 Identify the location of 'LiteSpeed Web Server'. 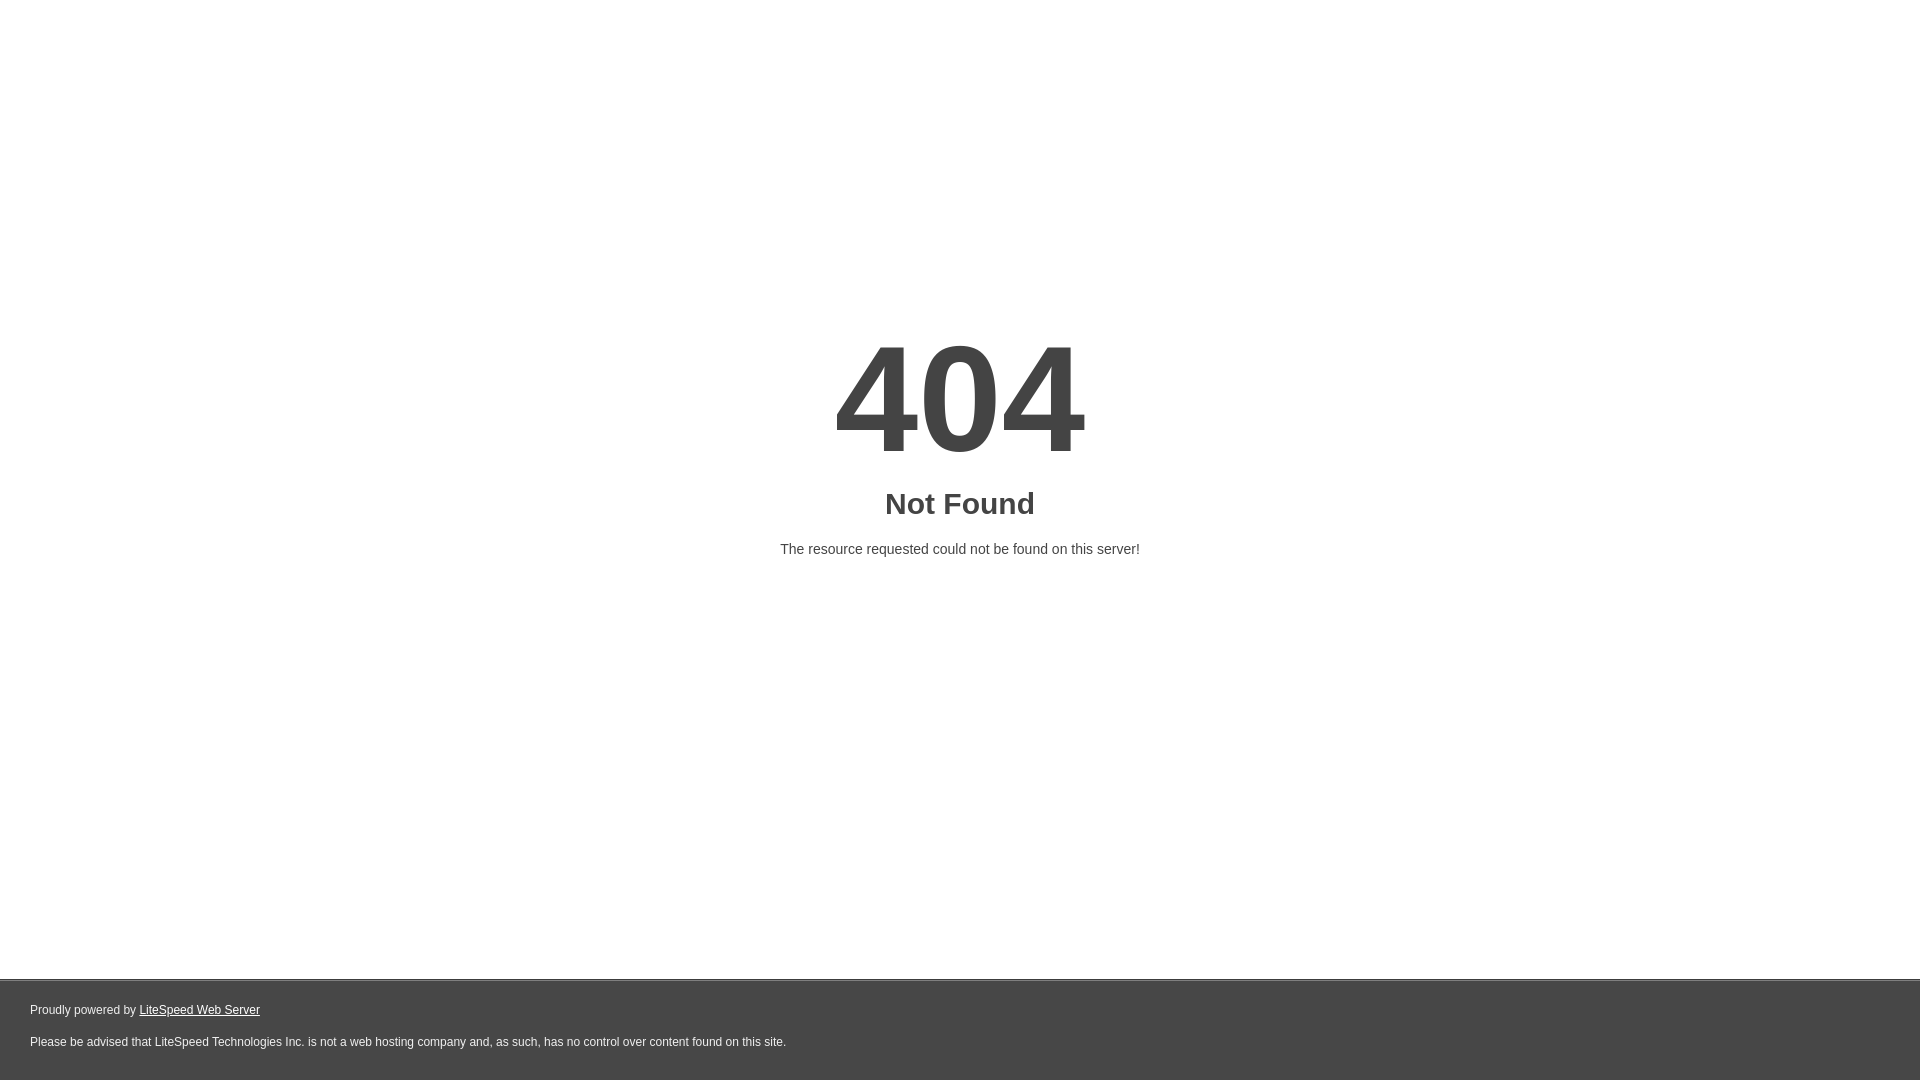
(199, 1010).